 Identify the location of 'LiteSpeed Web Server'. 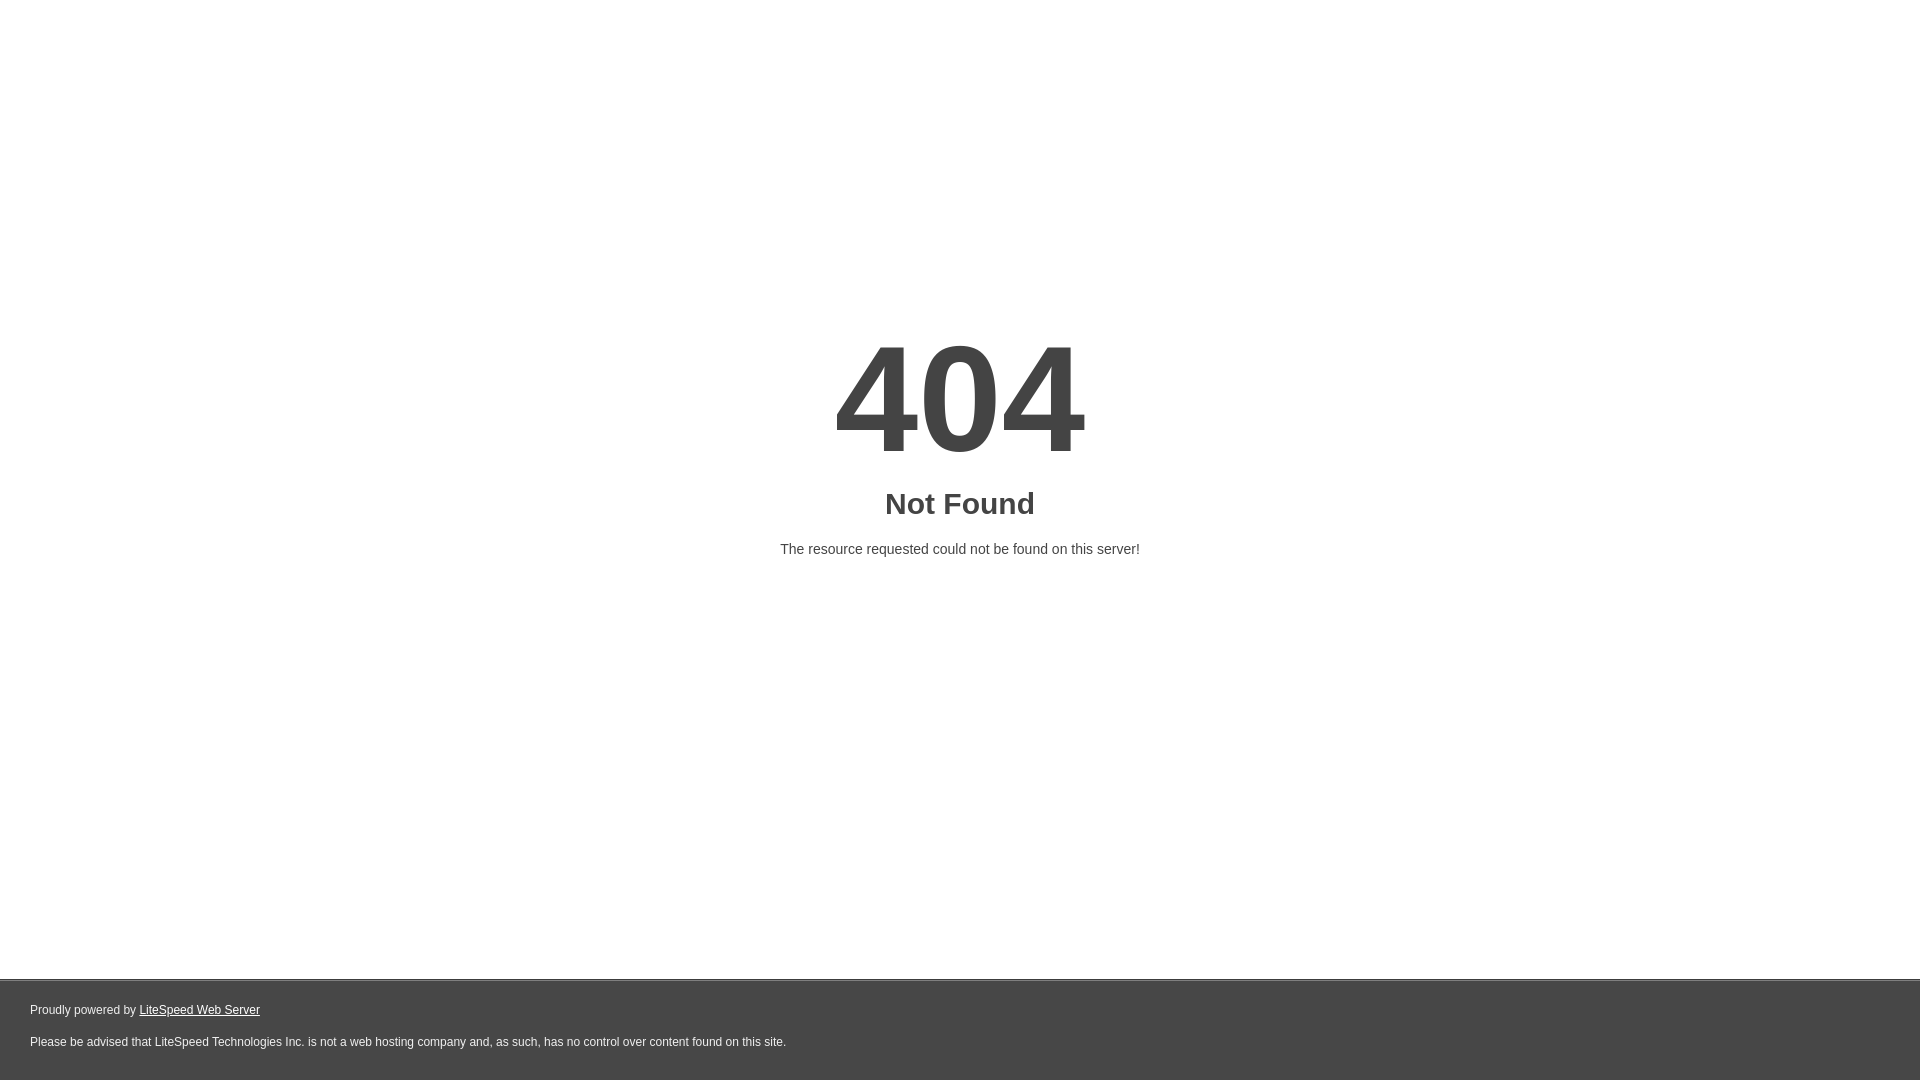
(199, 1010).